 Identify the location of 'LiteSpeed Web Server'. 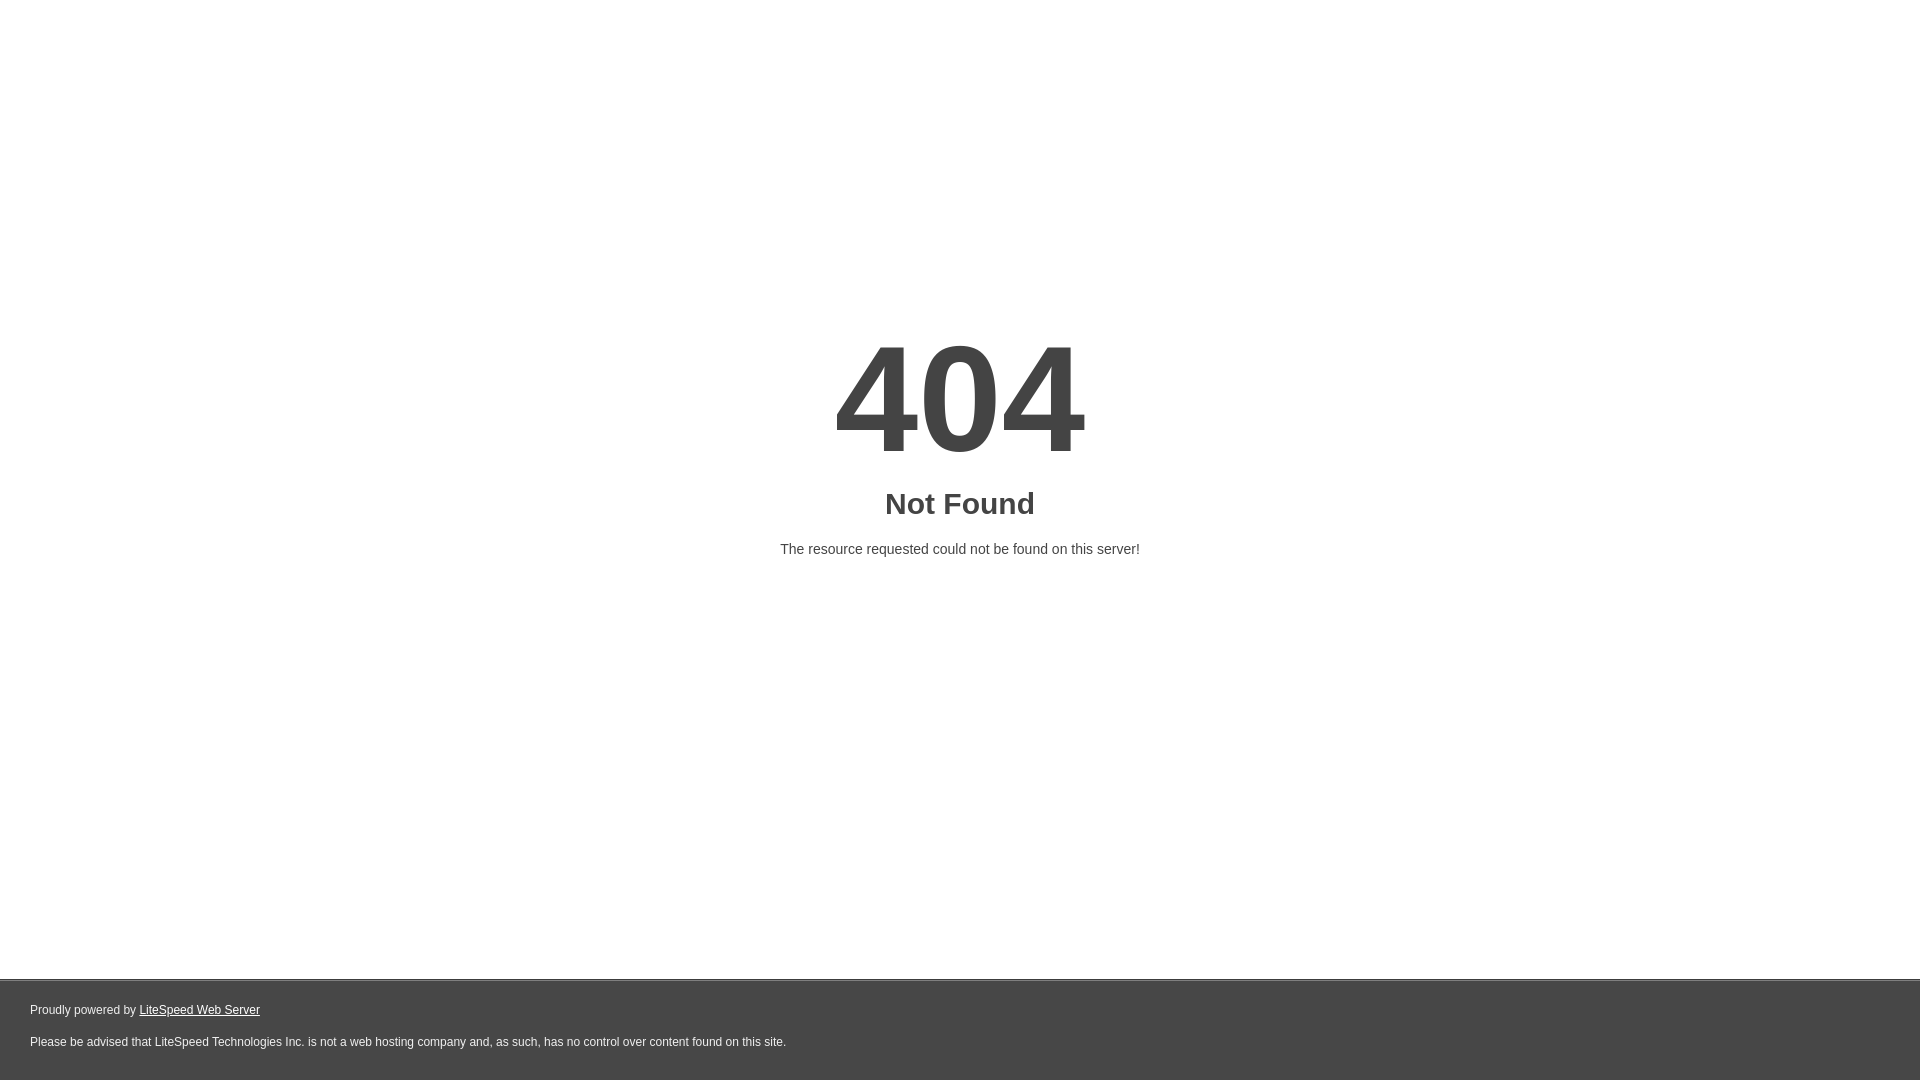
(199, 1010).